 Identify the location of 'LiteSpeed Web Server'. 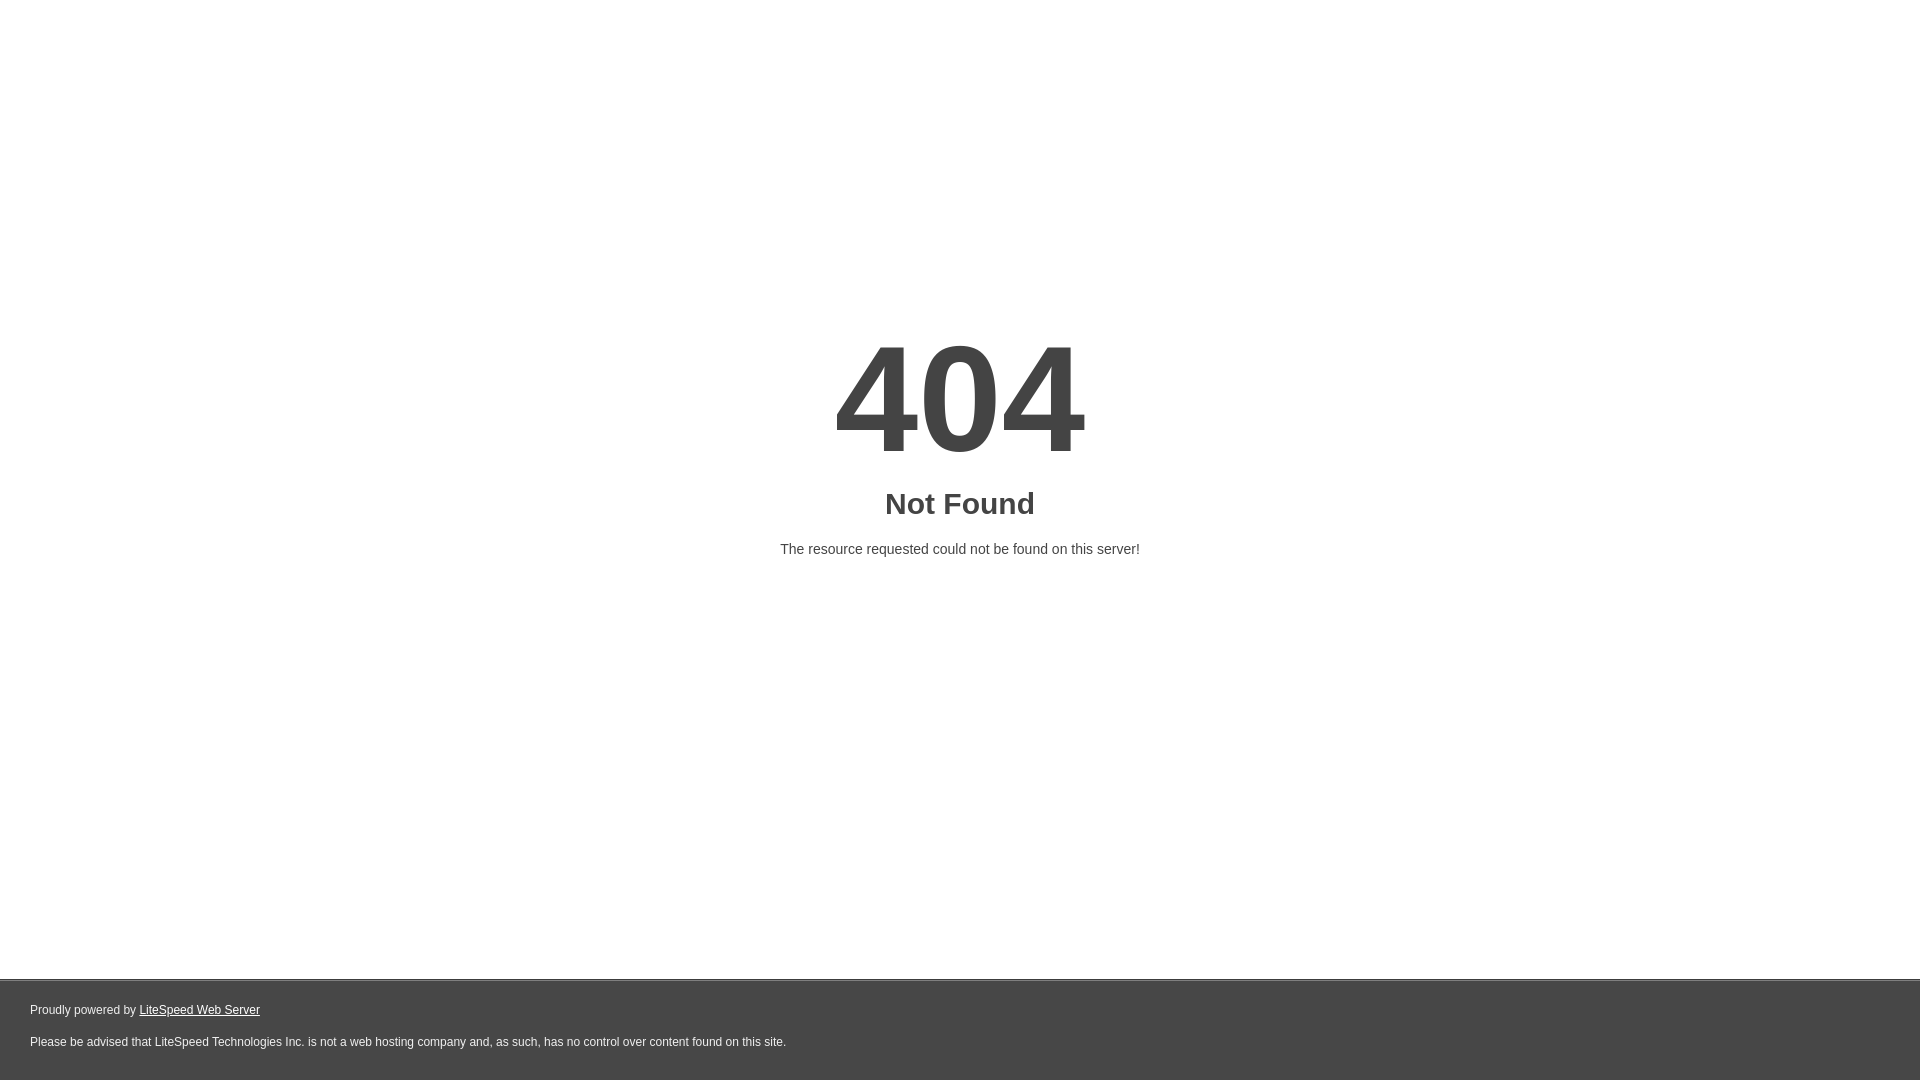
(199, 1010).